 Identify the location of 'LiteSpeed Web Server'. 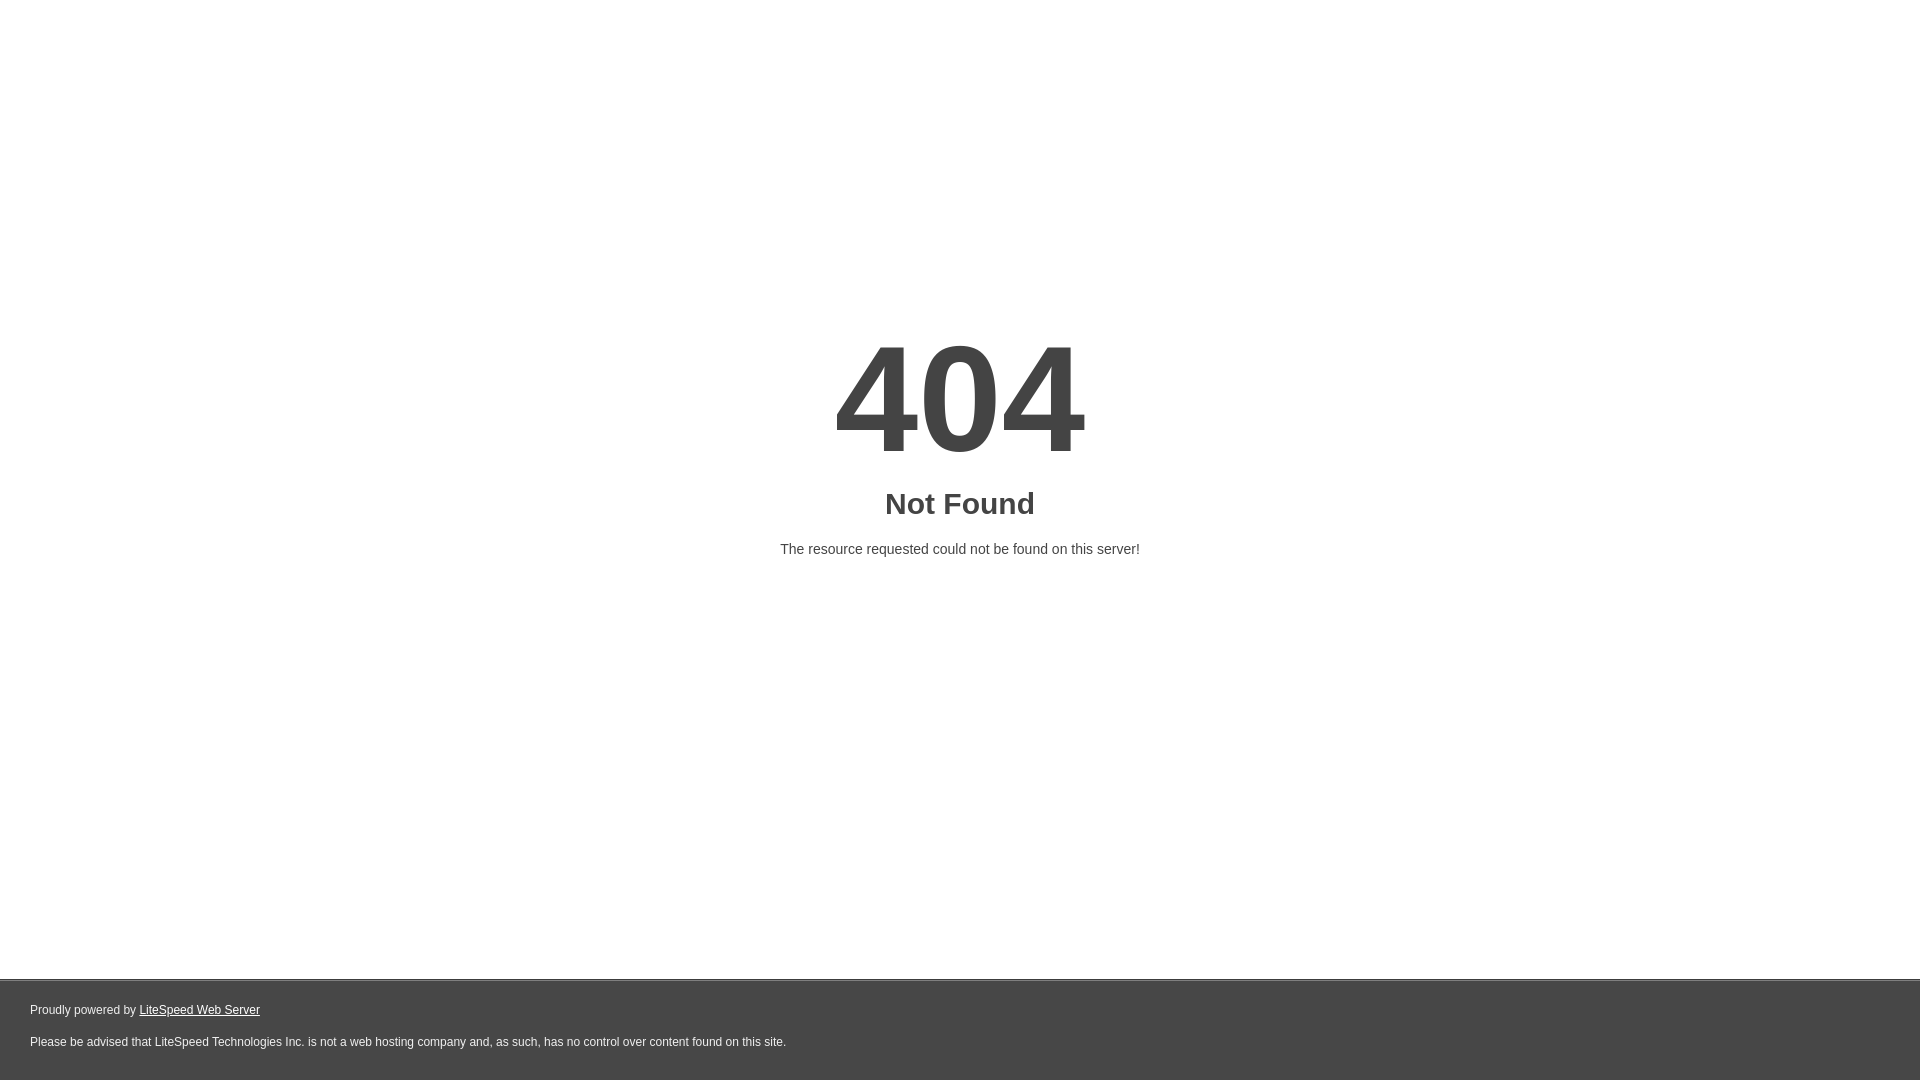
(199, 1010).